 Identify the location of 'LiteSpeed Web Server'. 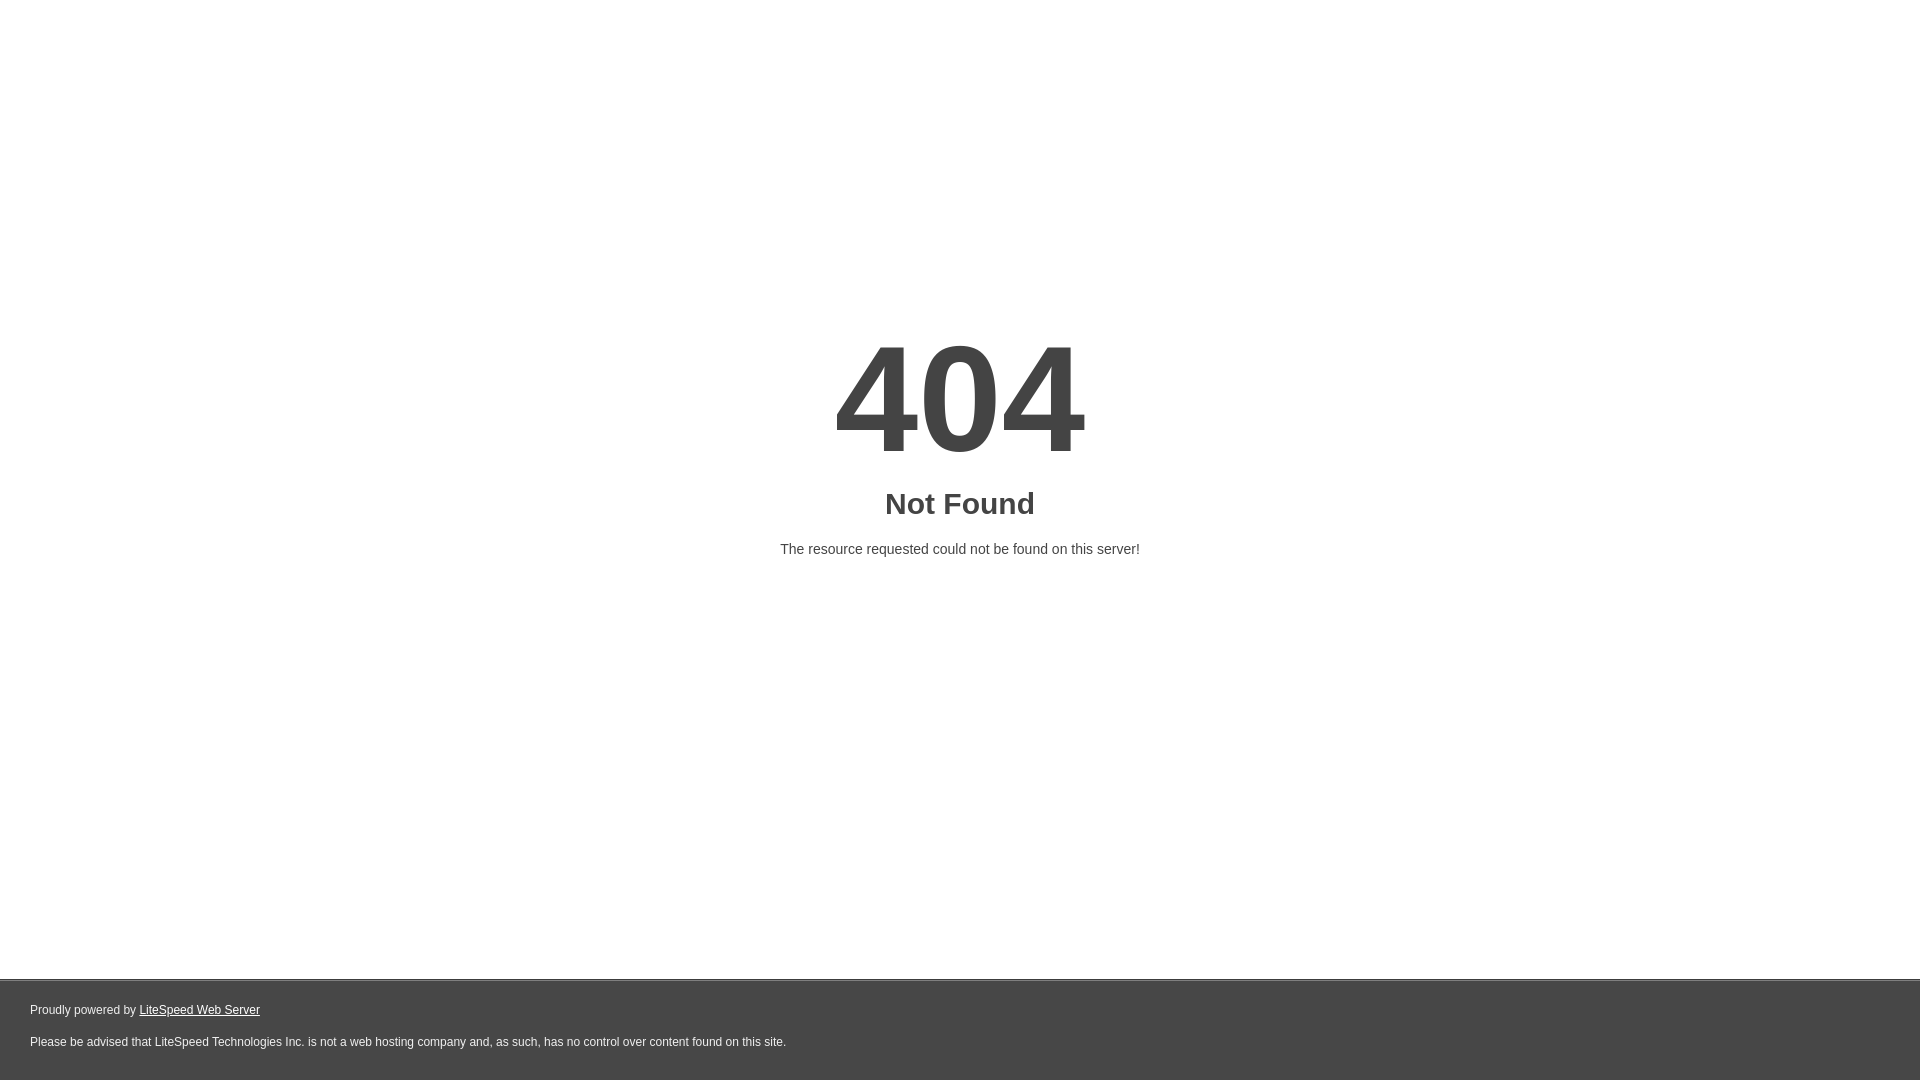
(199, 1010).